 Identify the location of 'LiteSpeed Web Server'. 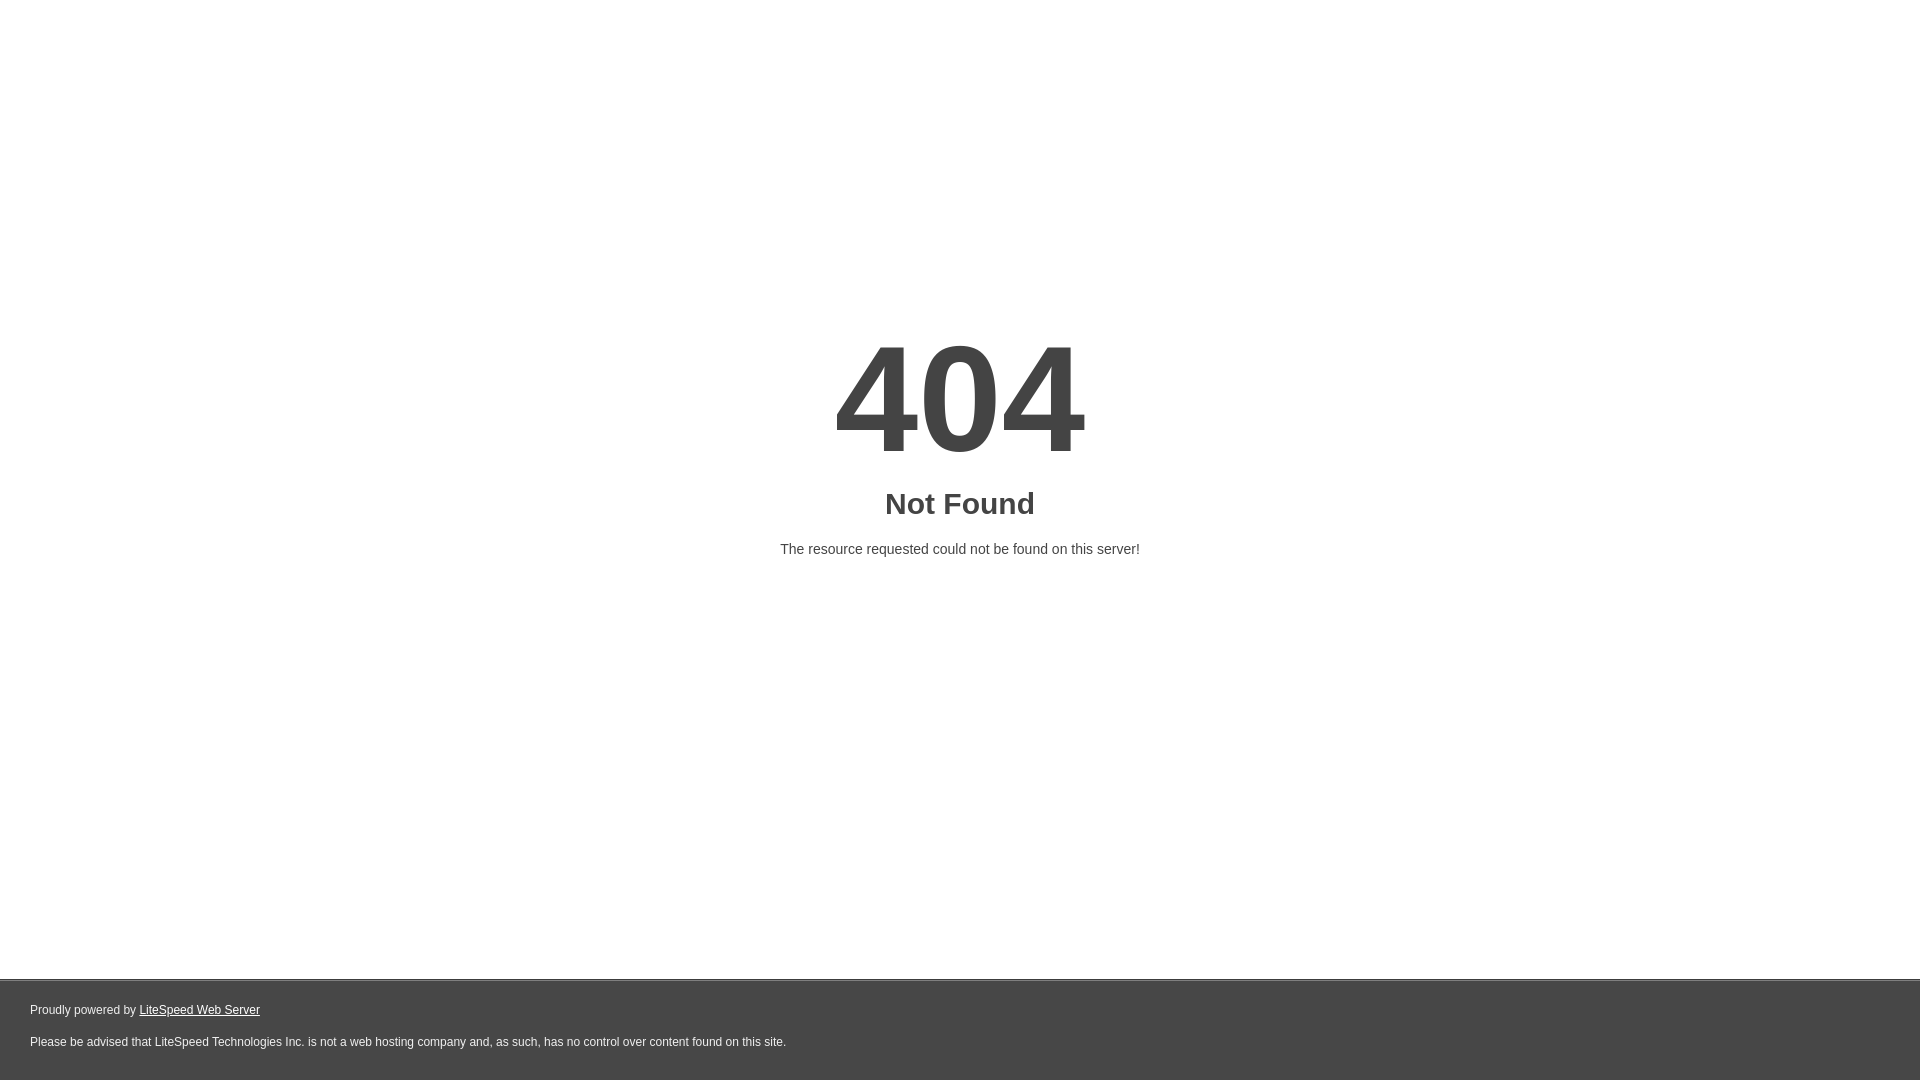
(199, 1010).